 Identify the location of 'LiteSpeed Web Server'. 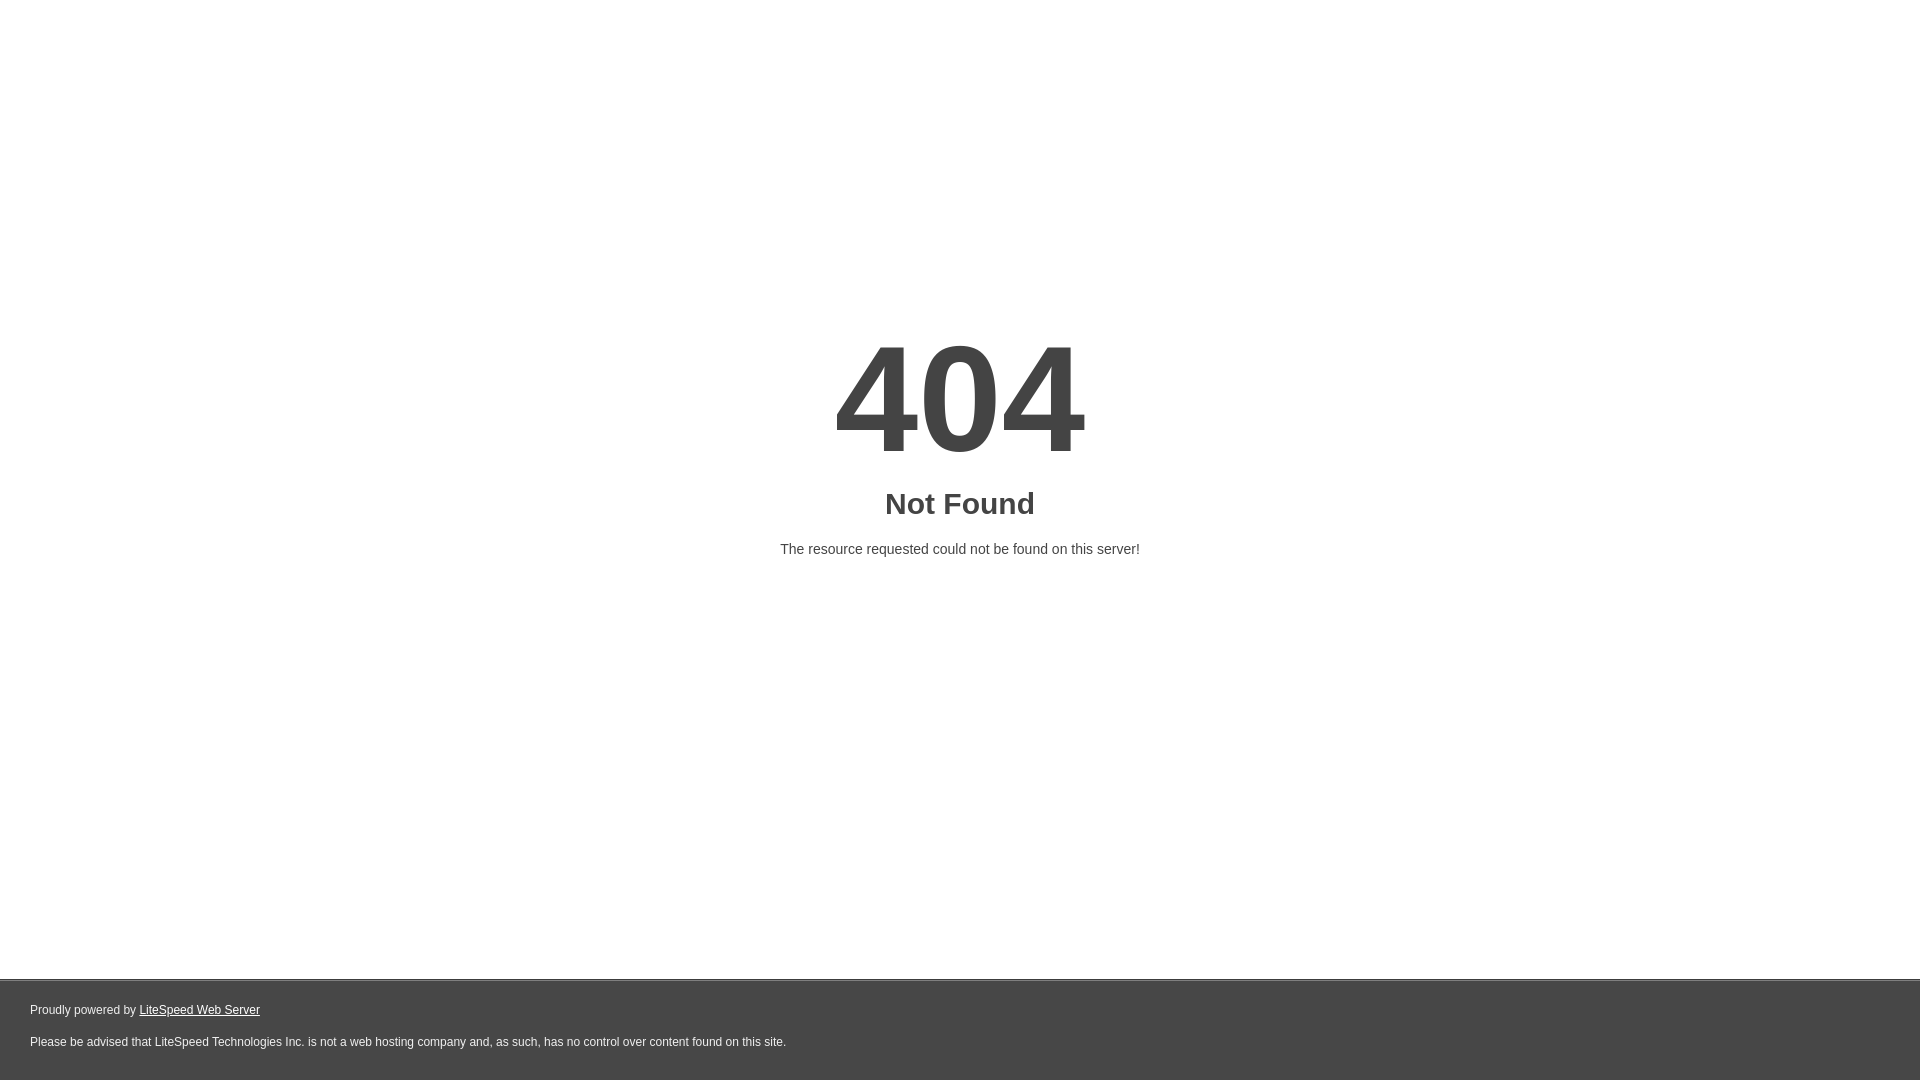
(199, 1010).